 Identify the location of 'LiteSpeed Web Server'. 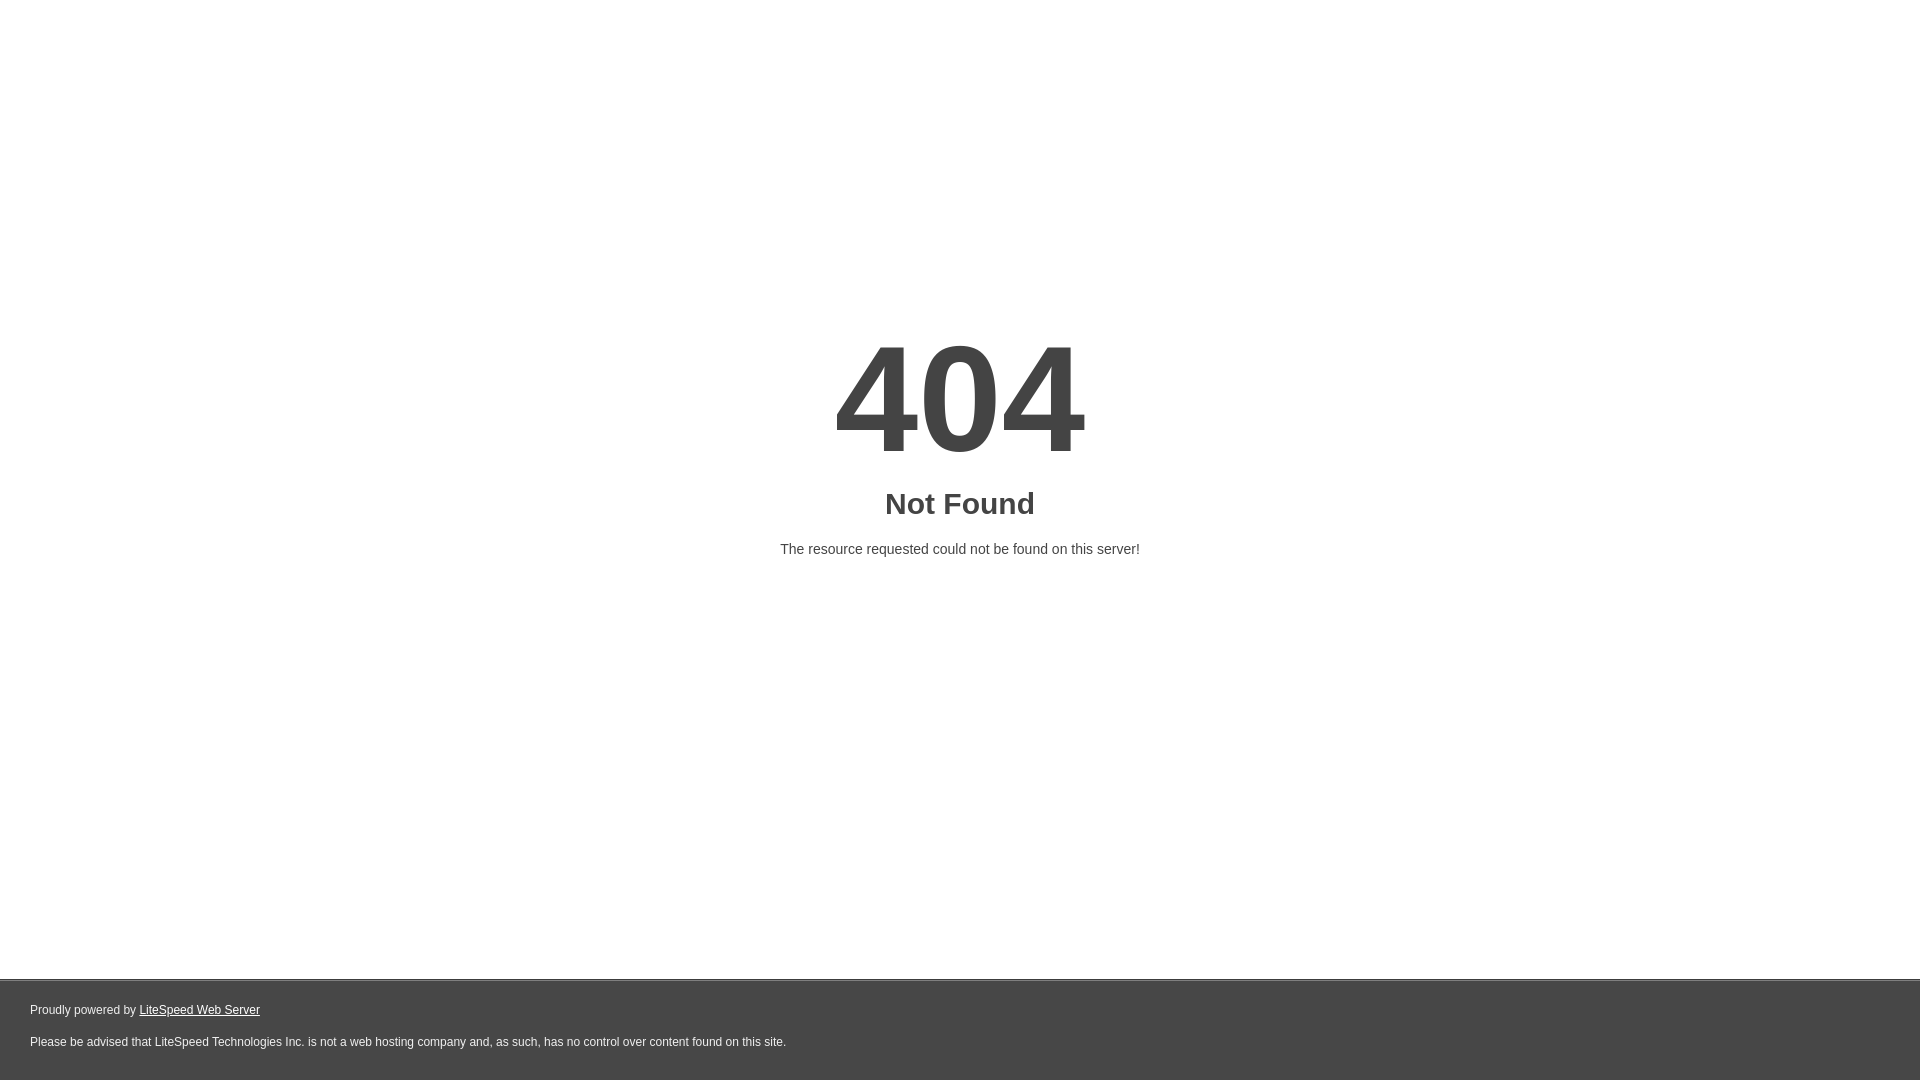
(199, 1010).